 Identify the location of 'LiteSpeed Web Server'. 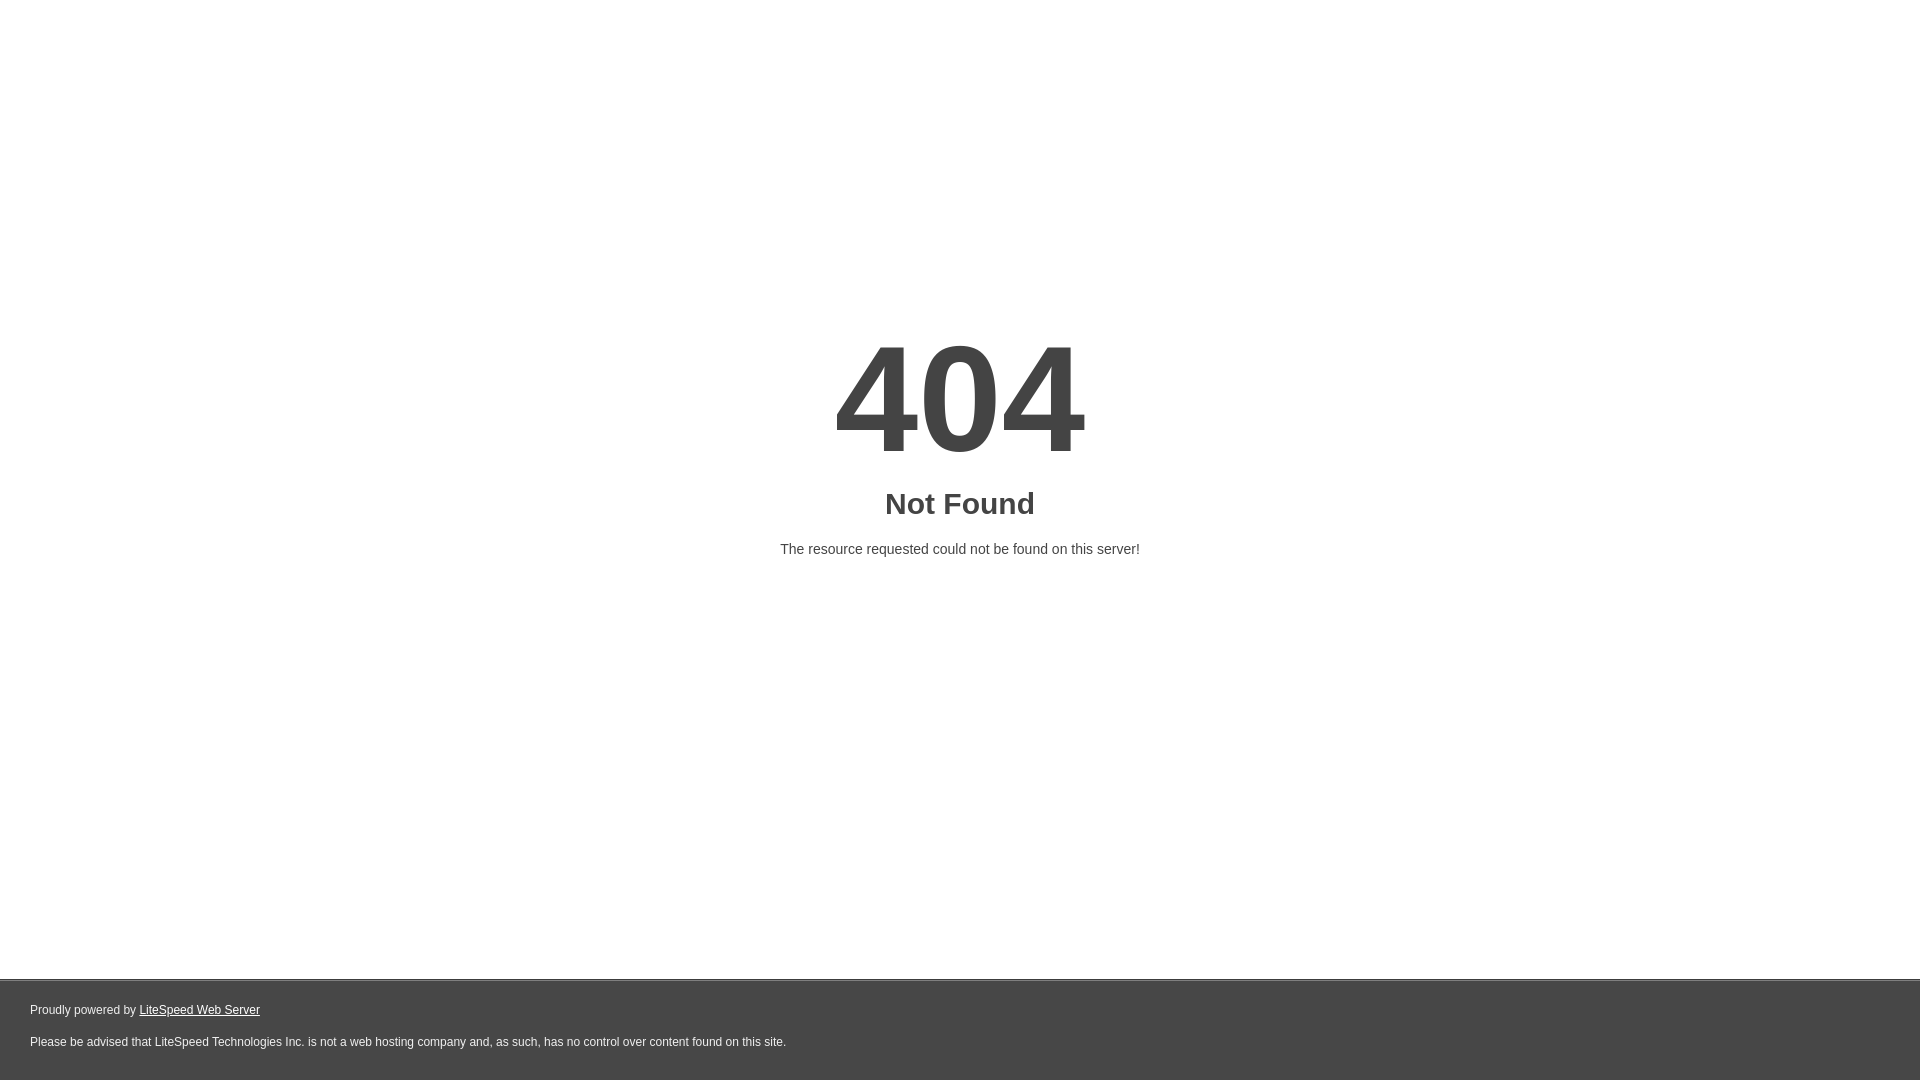
(199, 1010).